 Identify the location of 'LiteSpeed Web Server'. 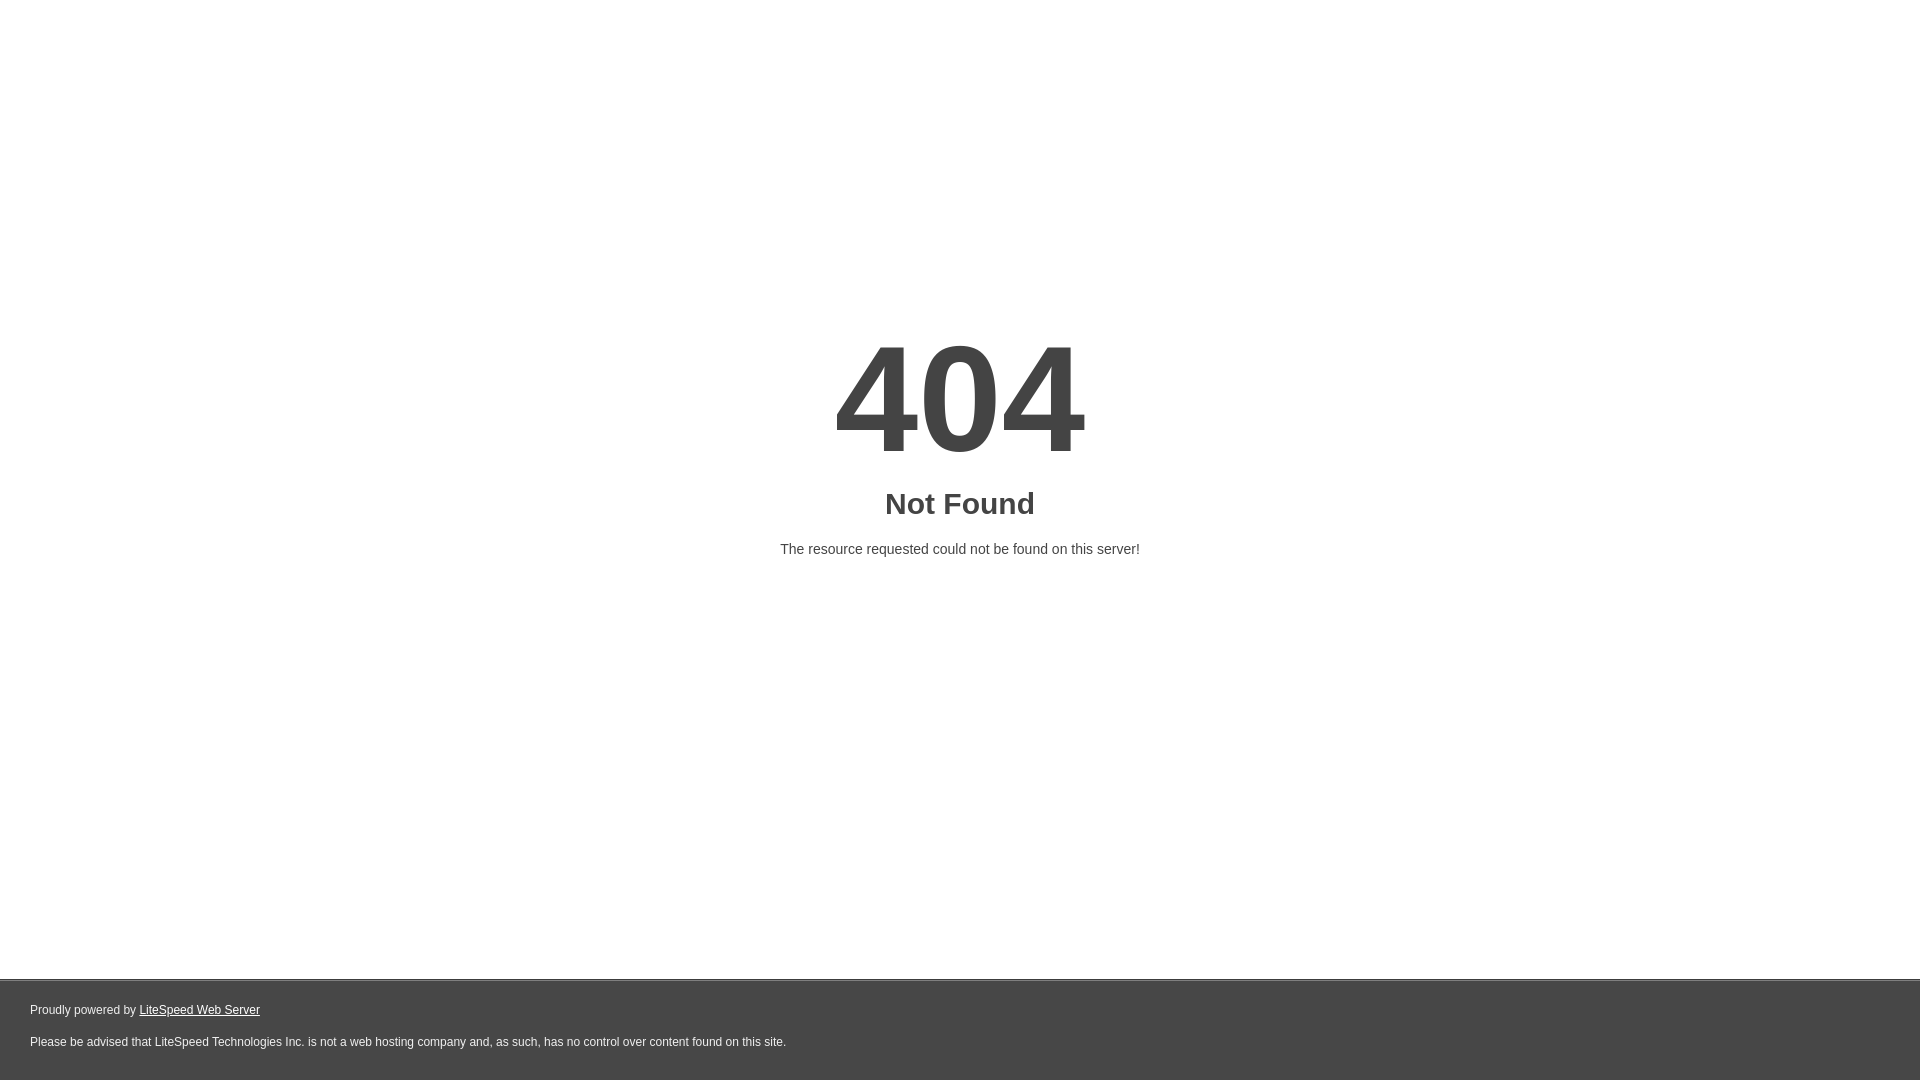
(199, 1010).